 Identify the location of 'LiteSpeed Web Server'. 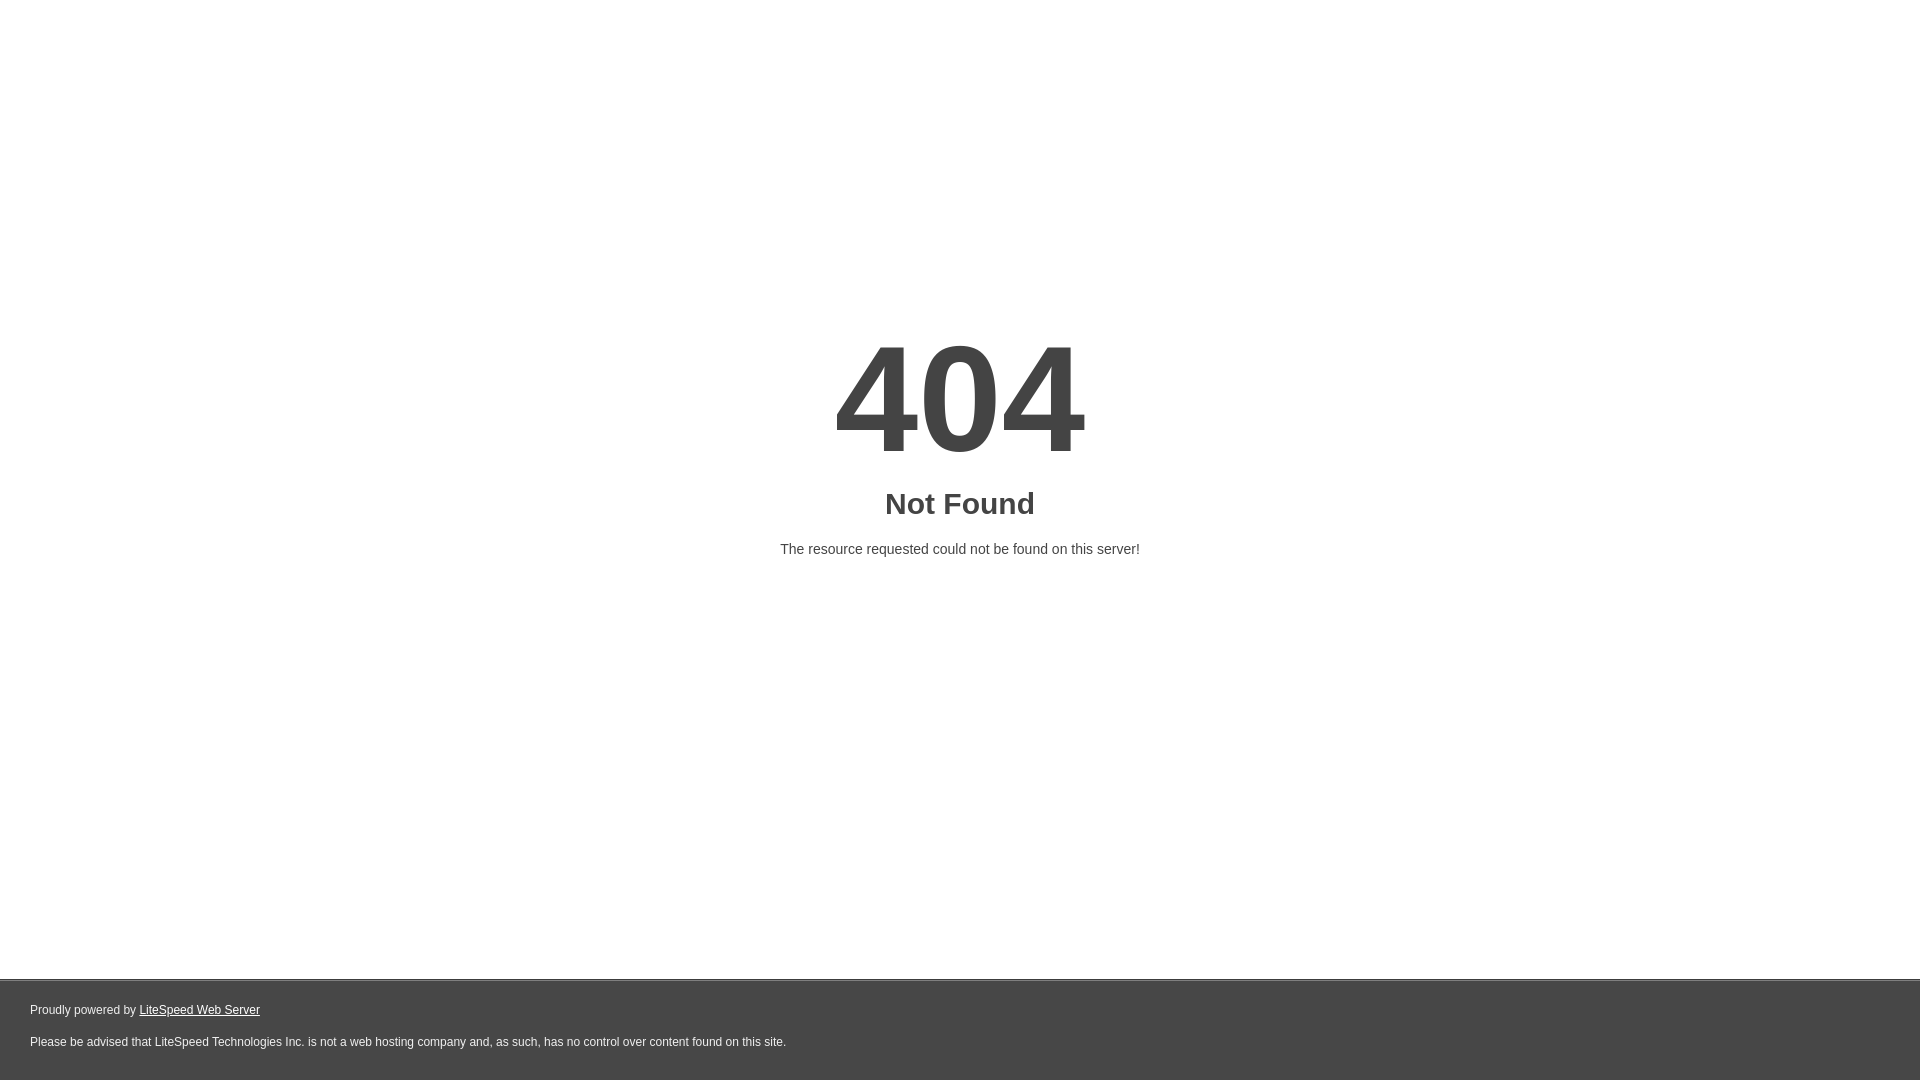
(199, 1010).